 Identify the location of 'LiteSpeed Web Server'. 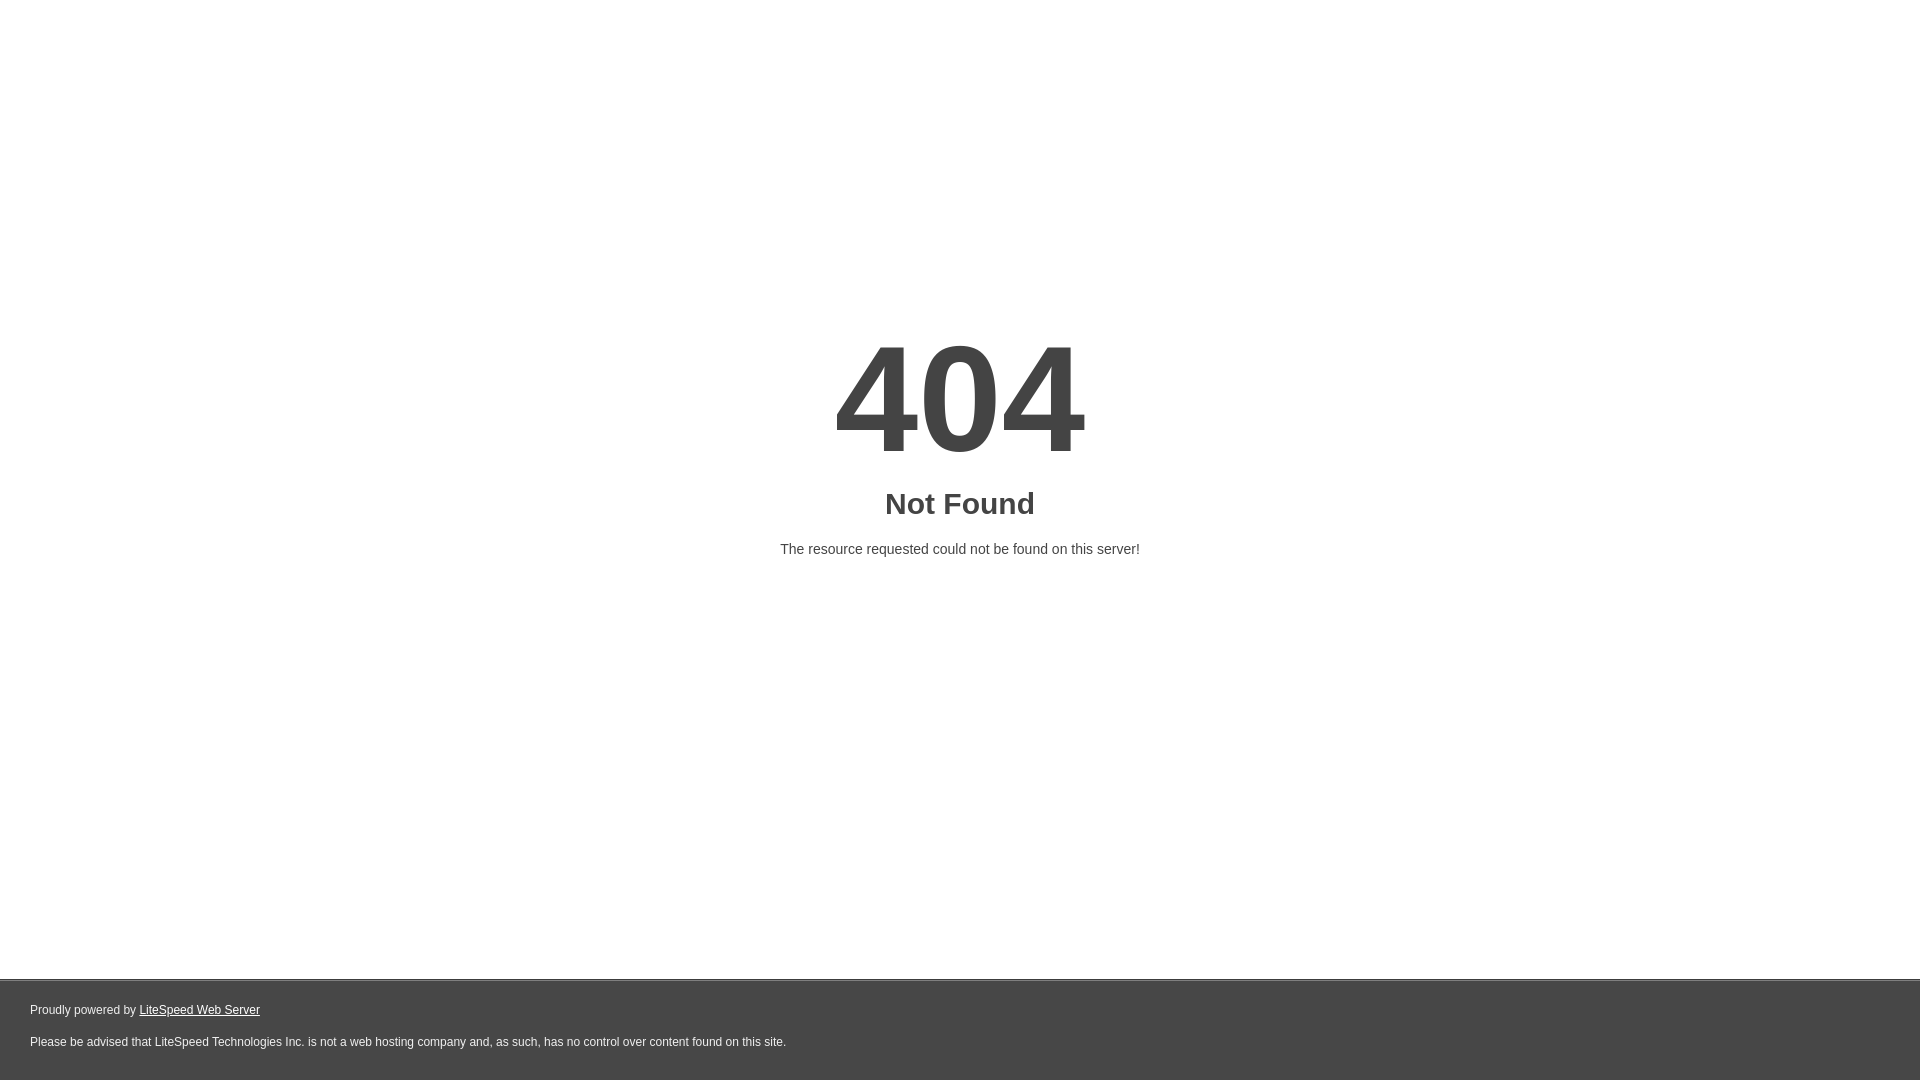
(199, 1010).